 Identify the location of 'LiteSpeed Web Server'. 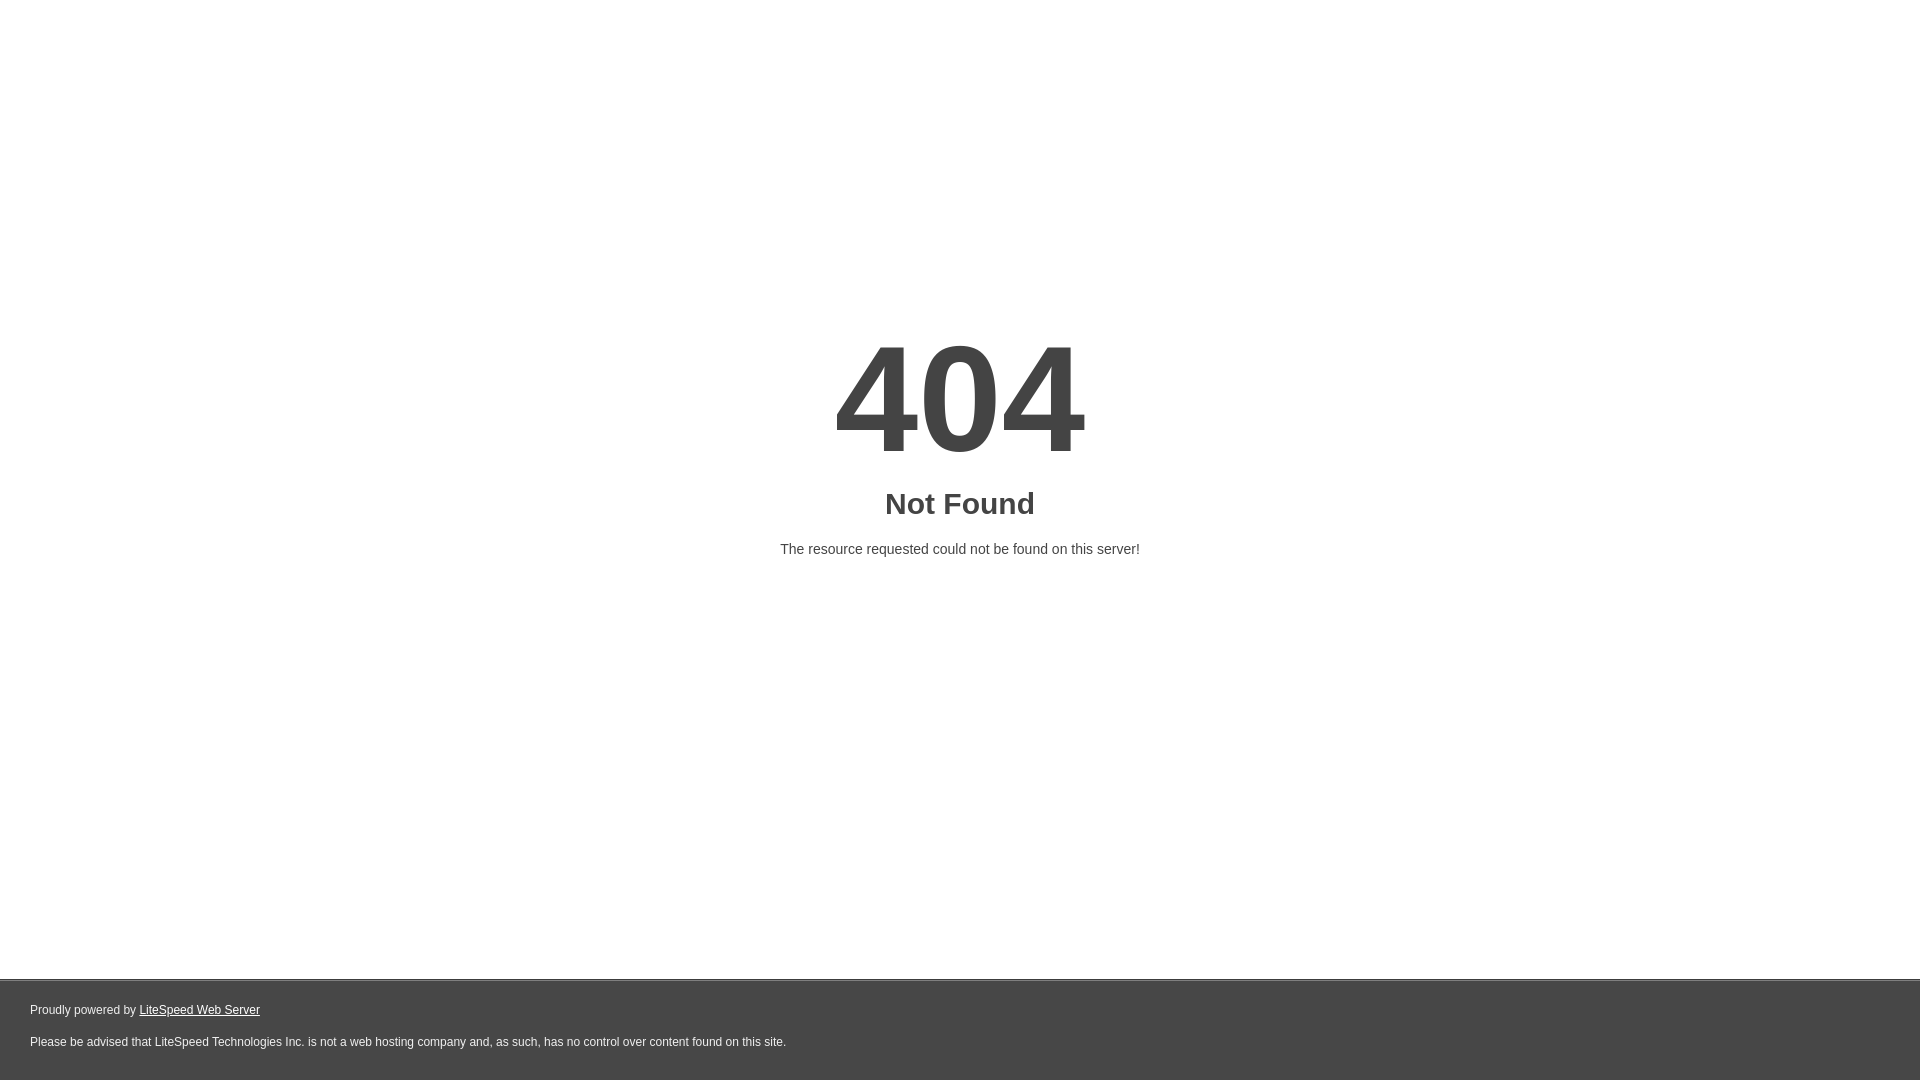
(199, 1010).